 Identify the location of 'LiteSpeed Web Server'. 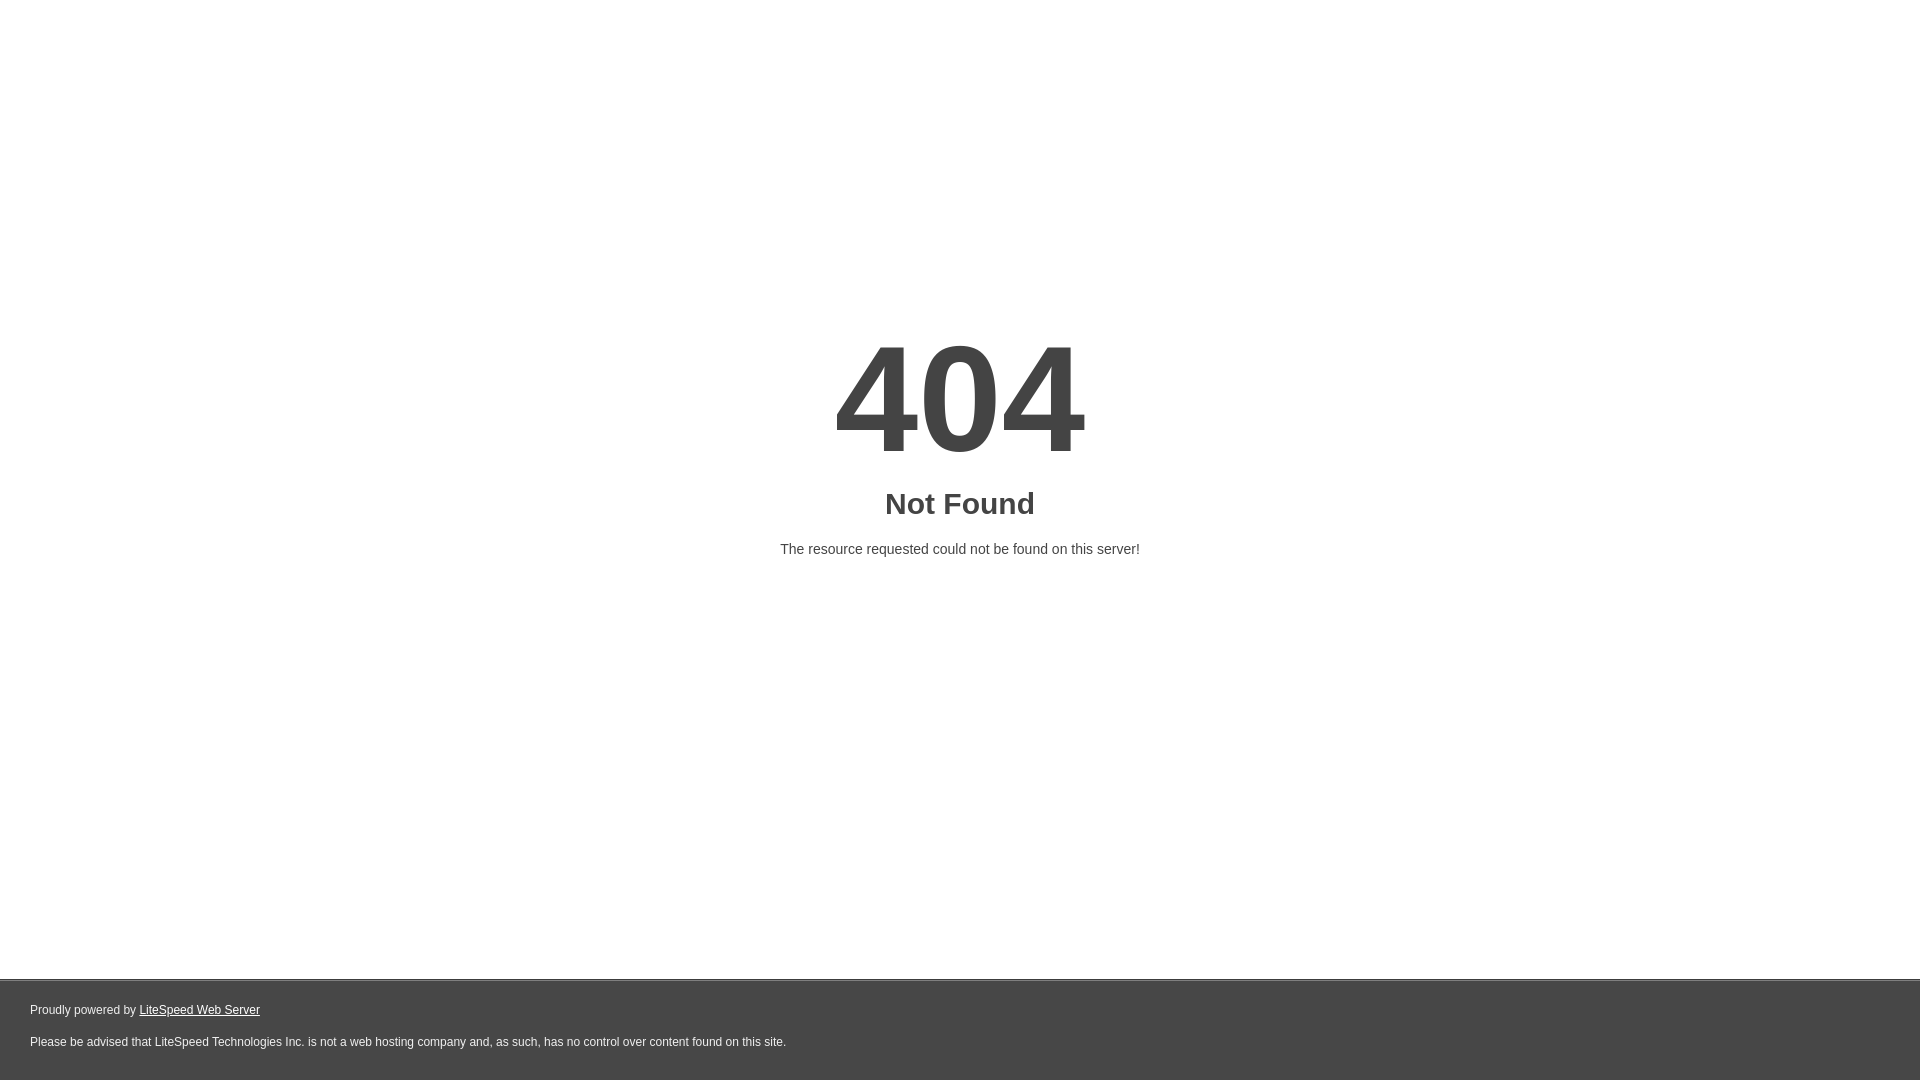
(199, 1010).